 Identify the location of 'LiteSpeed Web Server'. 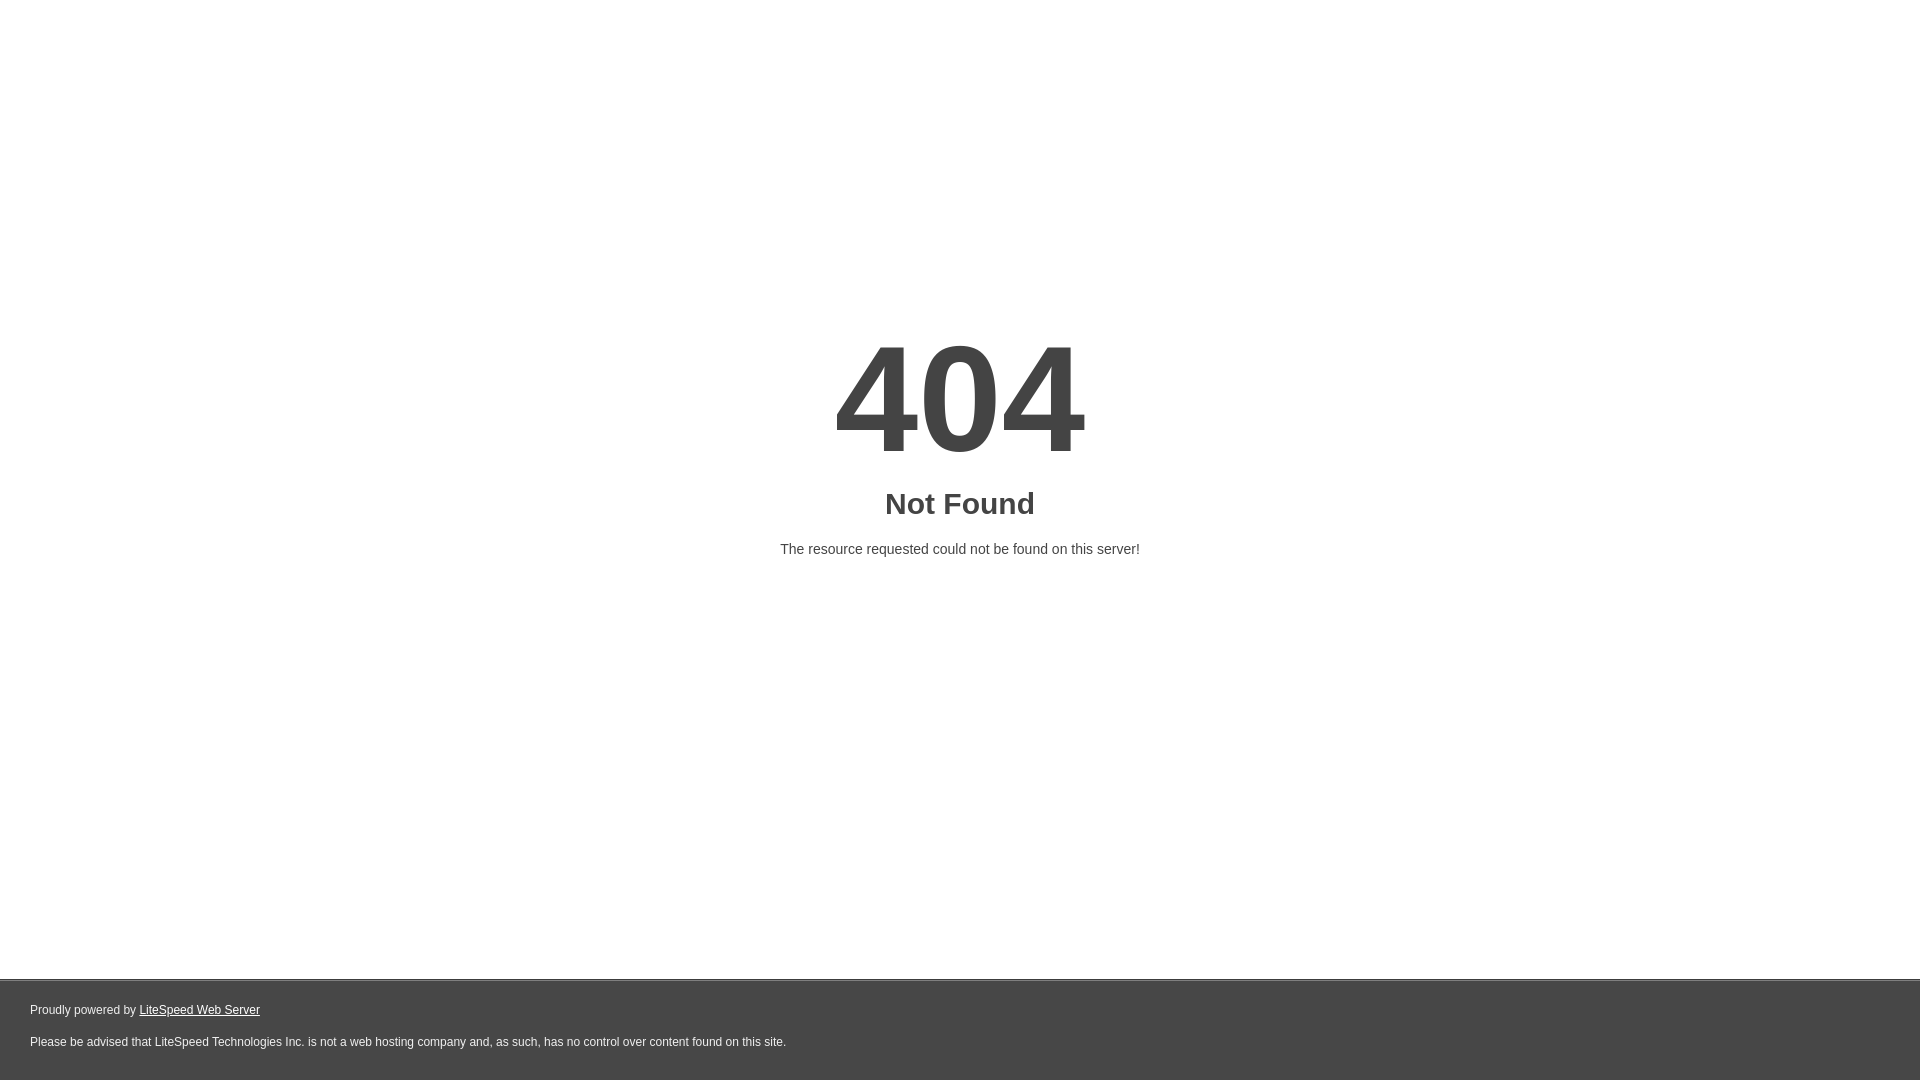
(199, 1010).